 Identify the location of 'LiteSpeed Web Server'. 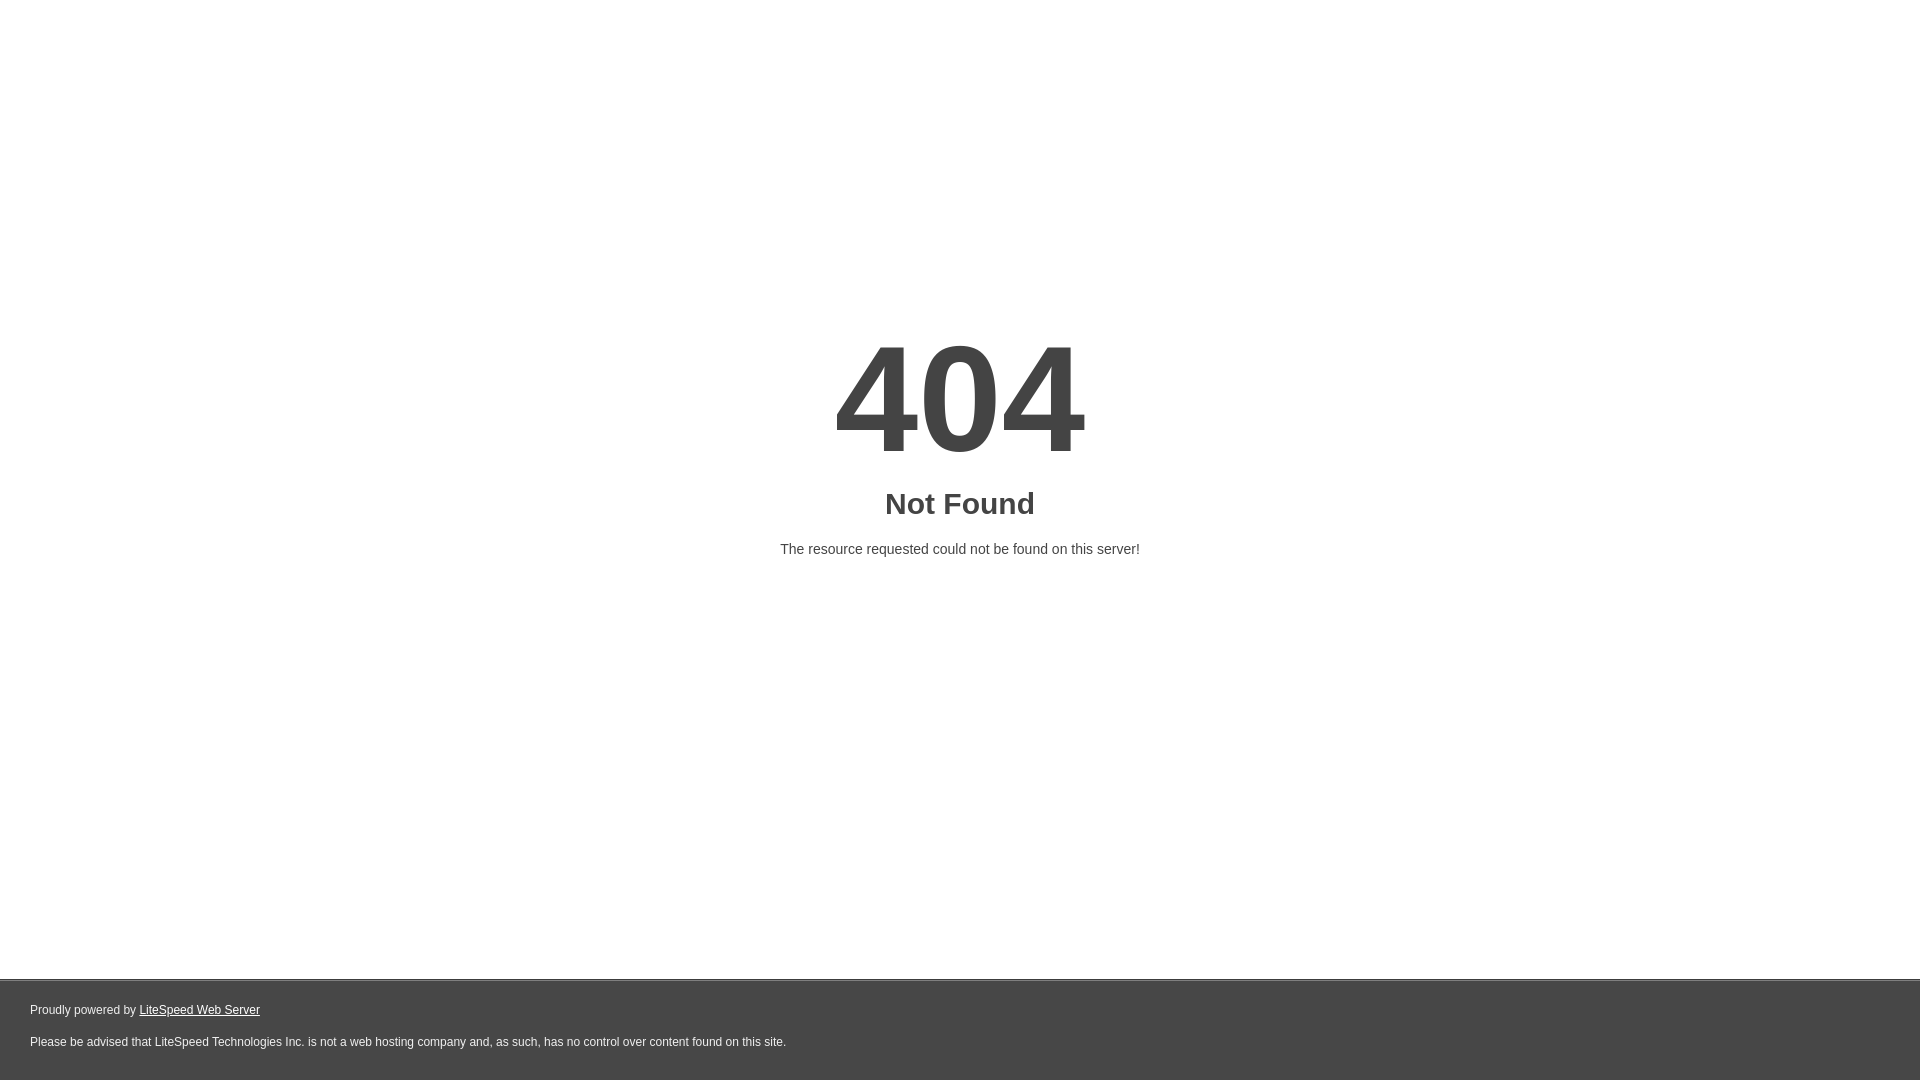
(199, 1010).